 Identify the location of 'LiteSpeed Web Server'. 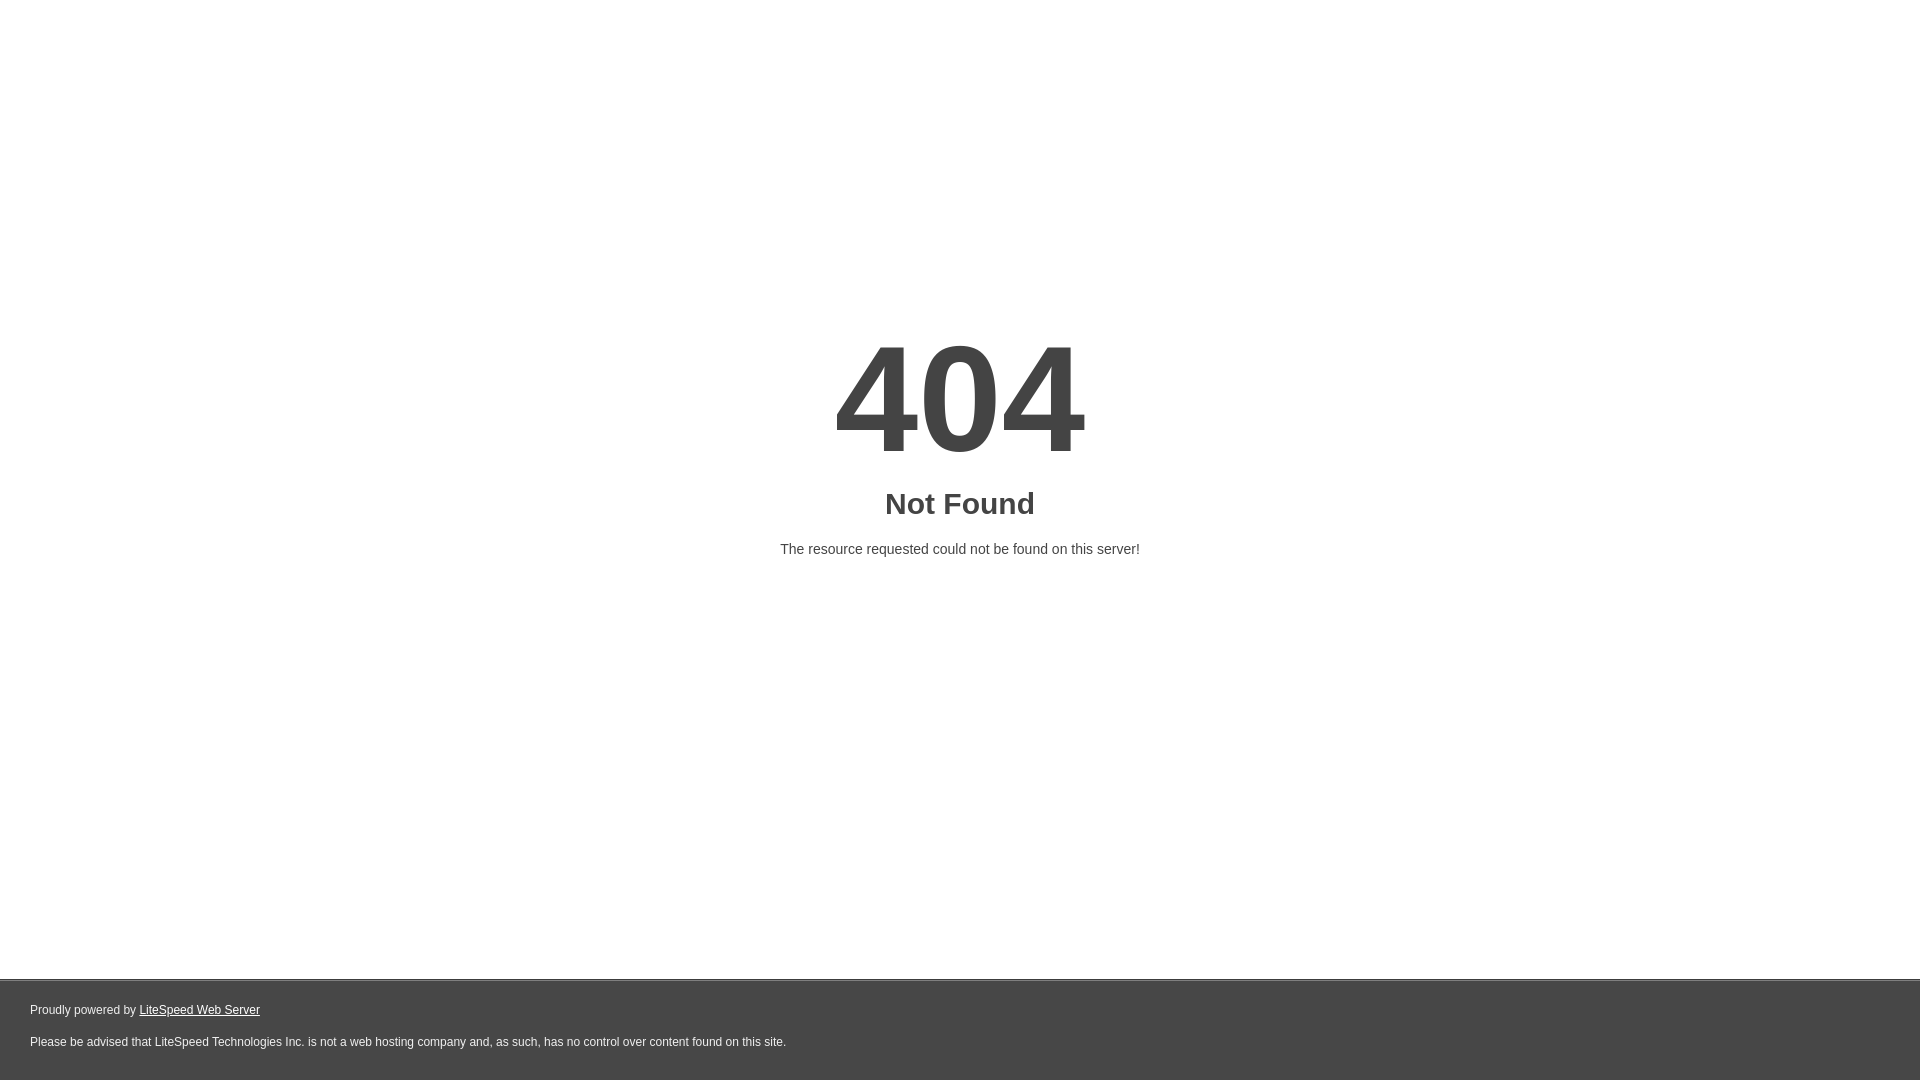
(199, 1010).